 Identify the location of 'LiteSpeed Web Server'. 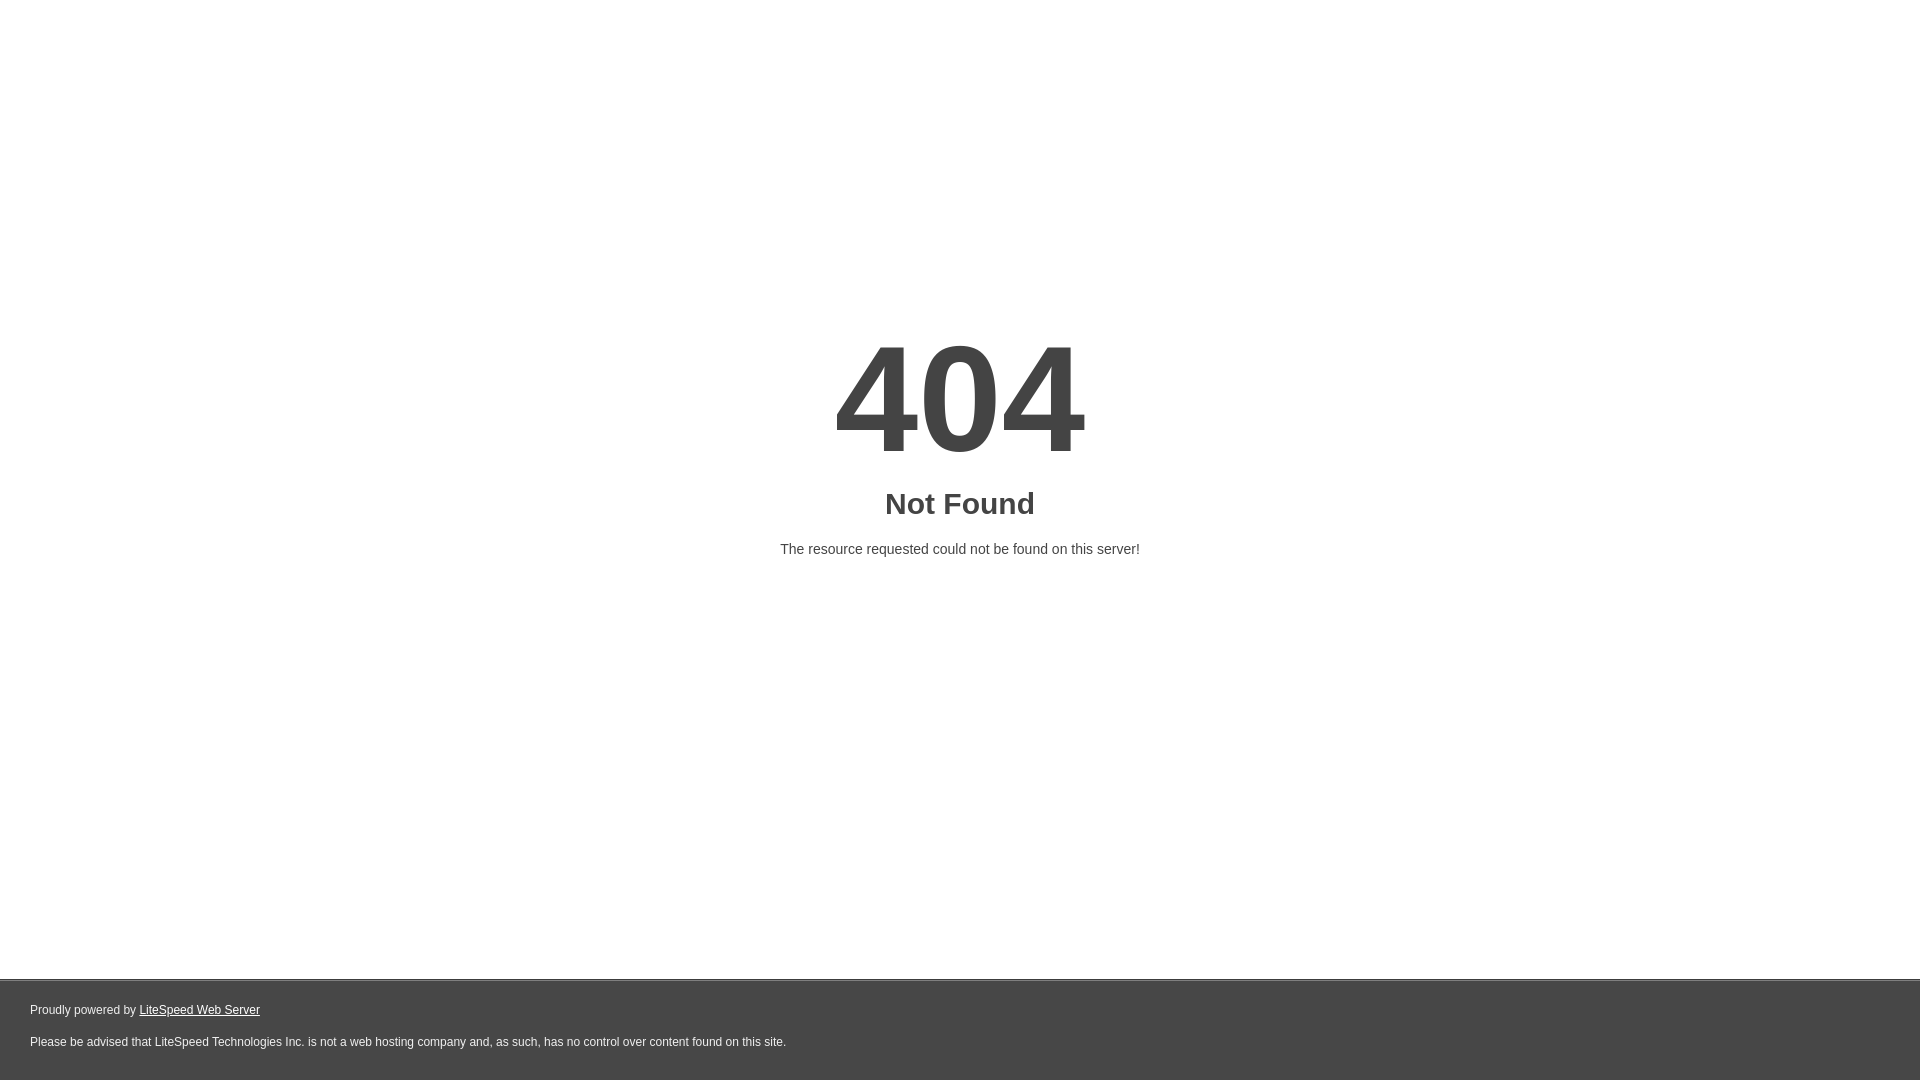
(199, 1010).